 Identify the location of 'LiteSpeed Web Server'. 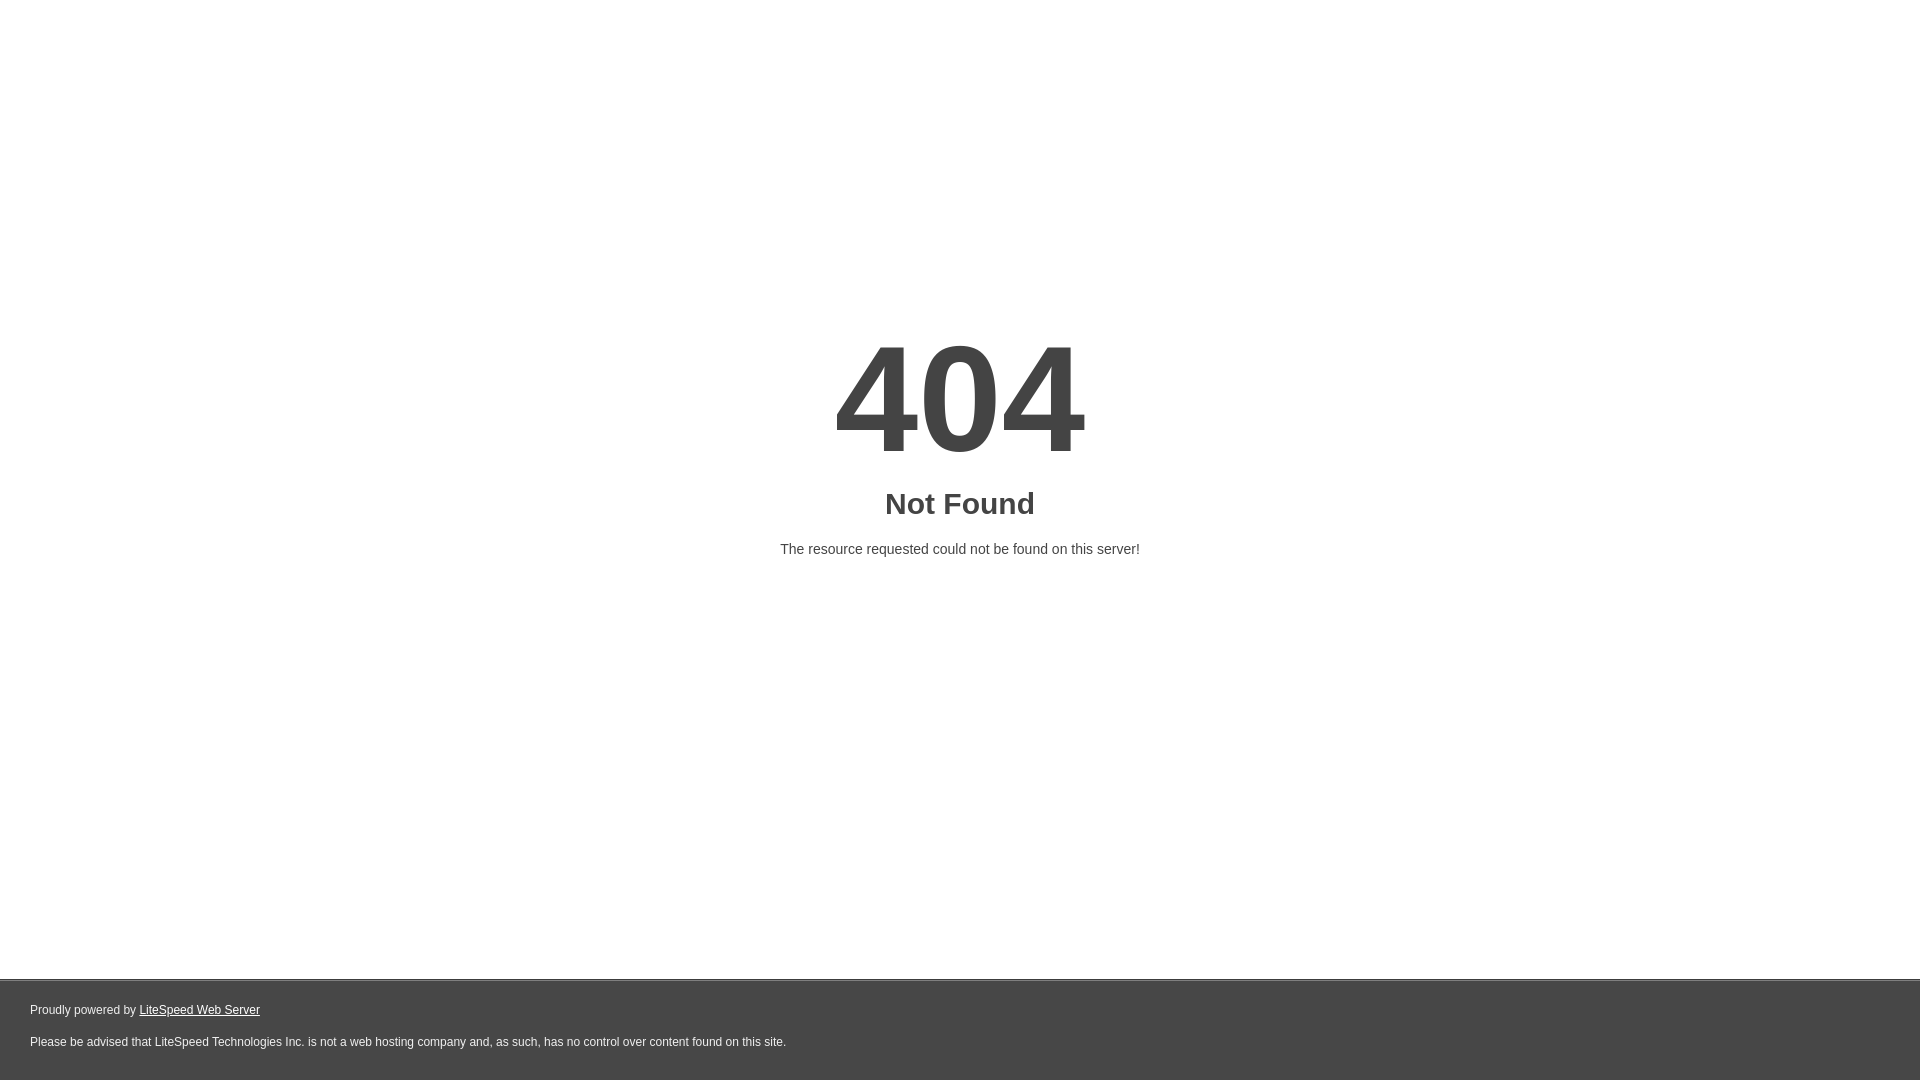
(199, 1010).